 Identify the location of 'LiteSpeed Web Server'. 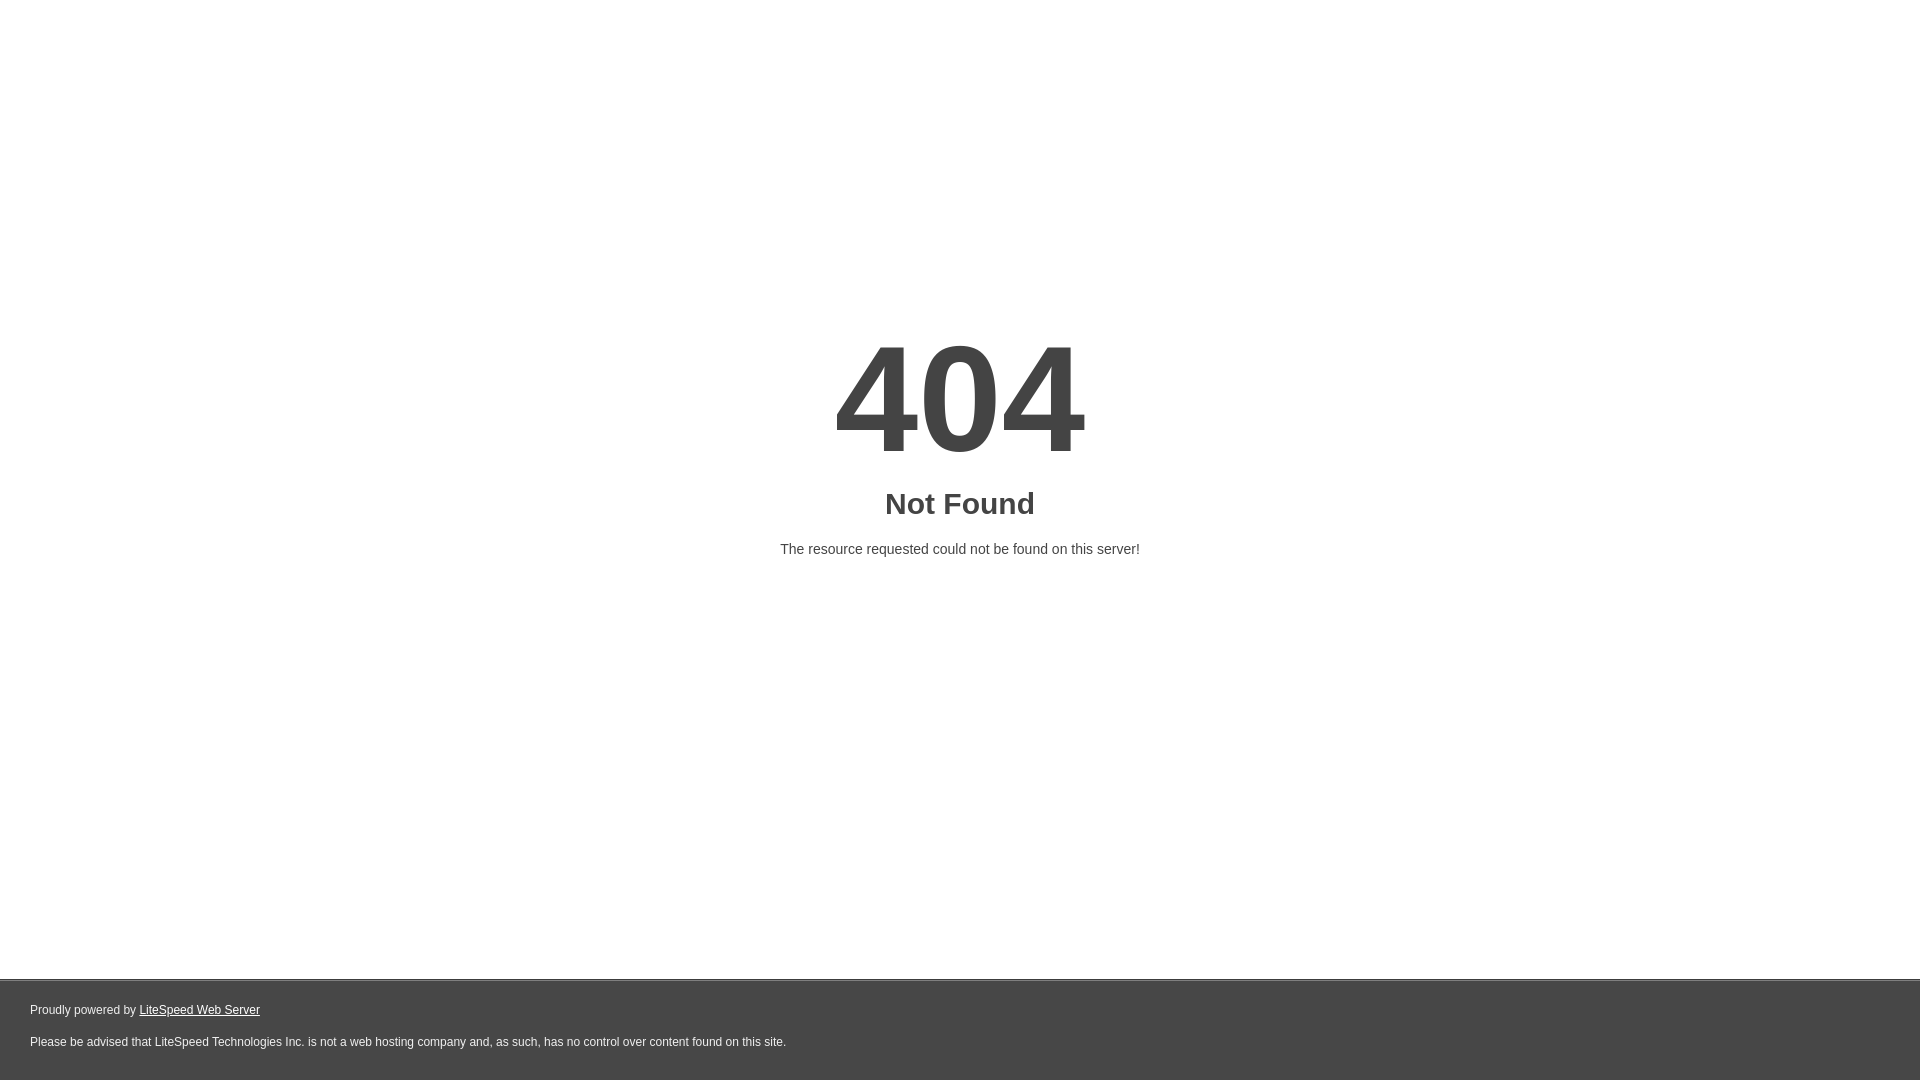
(199, 1010).